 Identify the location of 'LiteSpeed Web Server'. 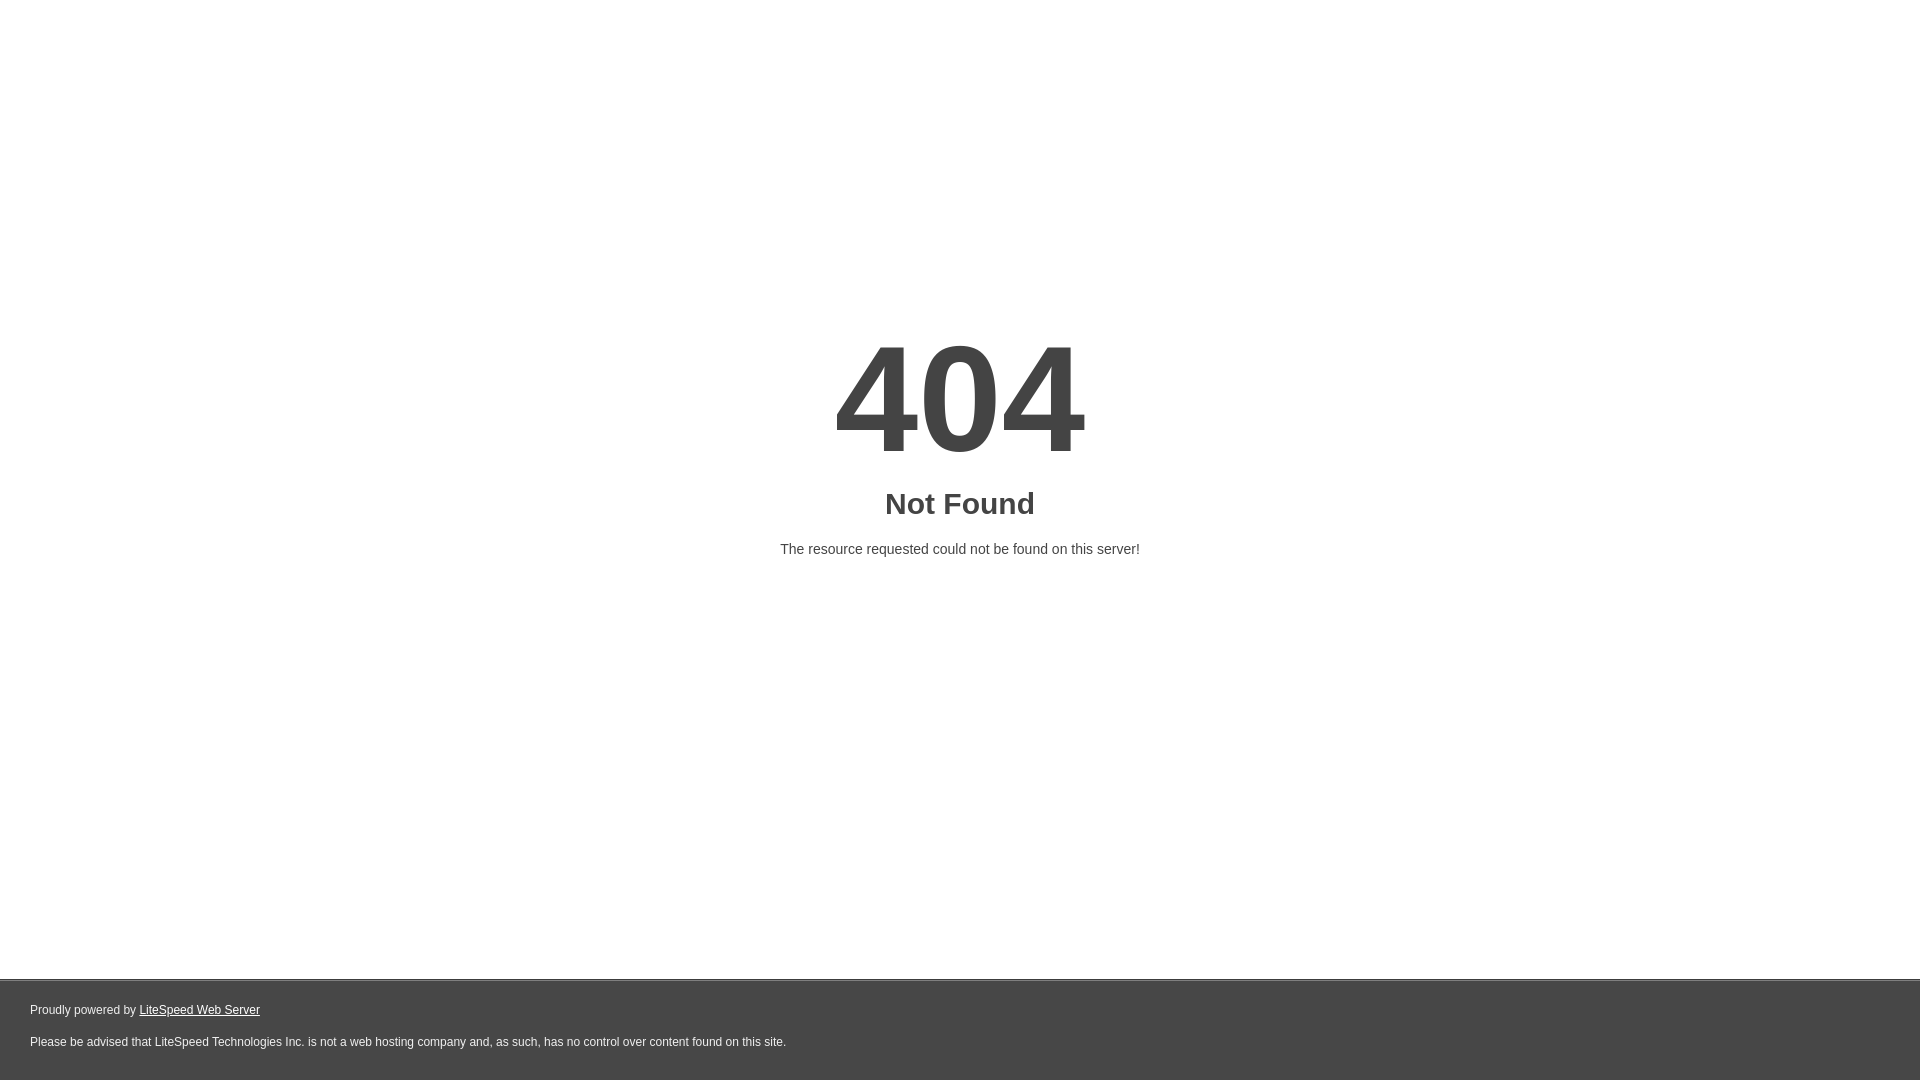
(199, 1010).